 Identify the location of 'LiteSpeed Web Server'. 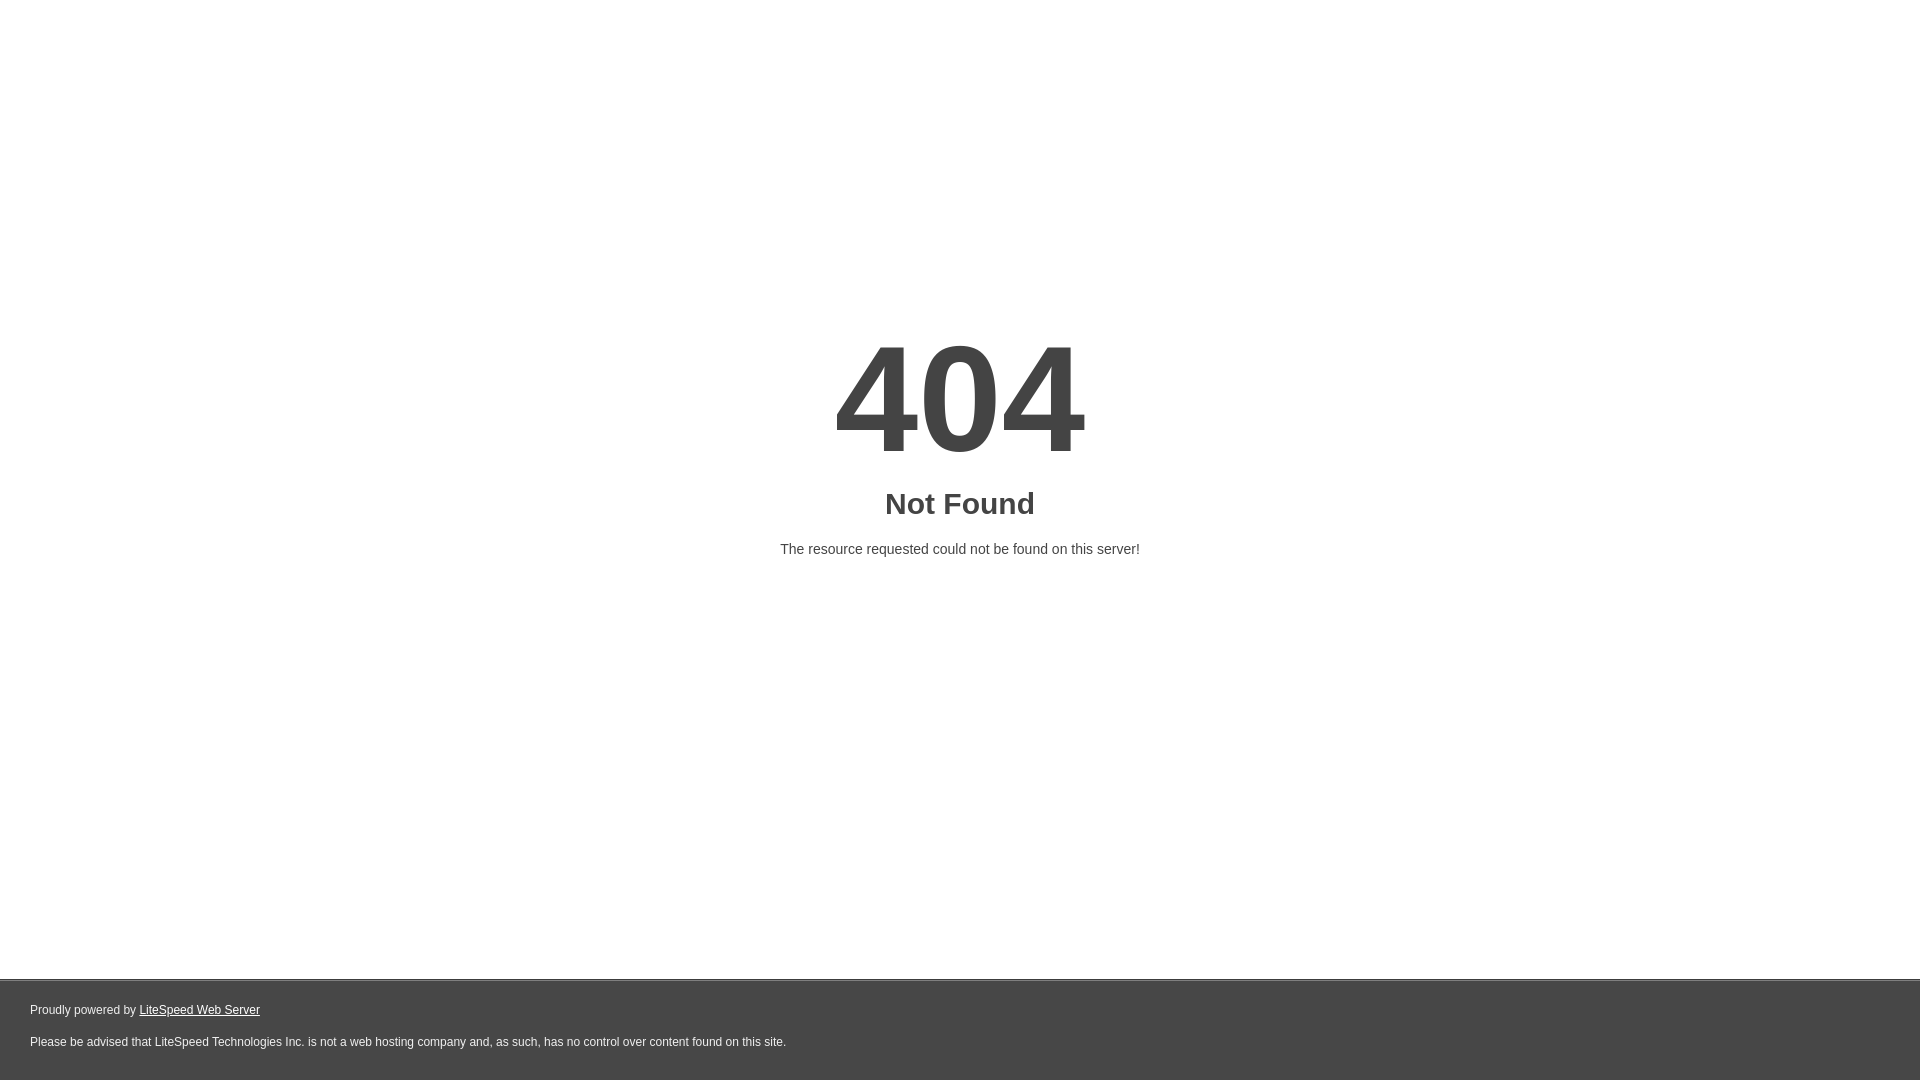
(199, 1010).